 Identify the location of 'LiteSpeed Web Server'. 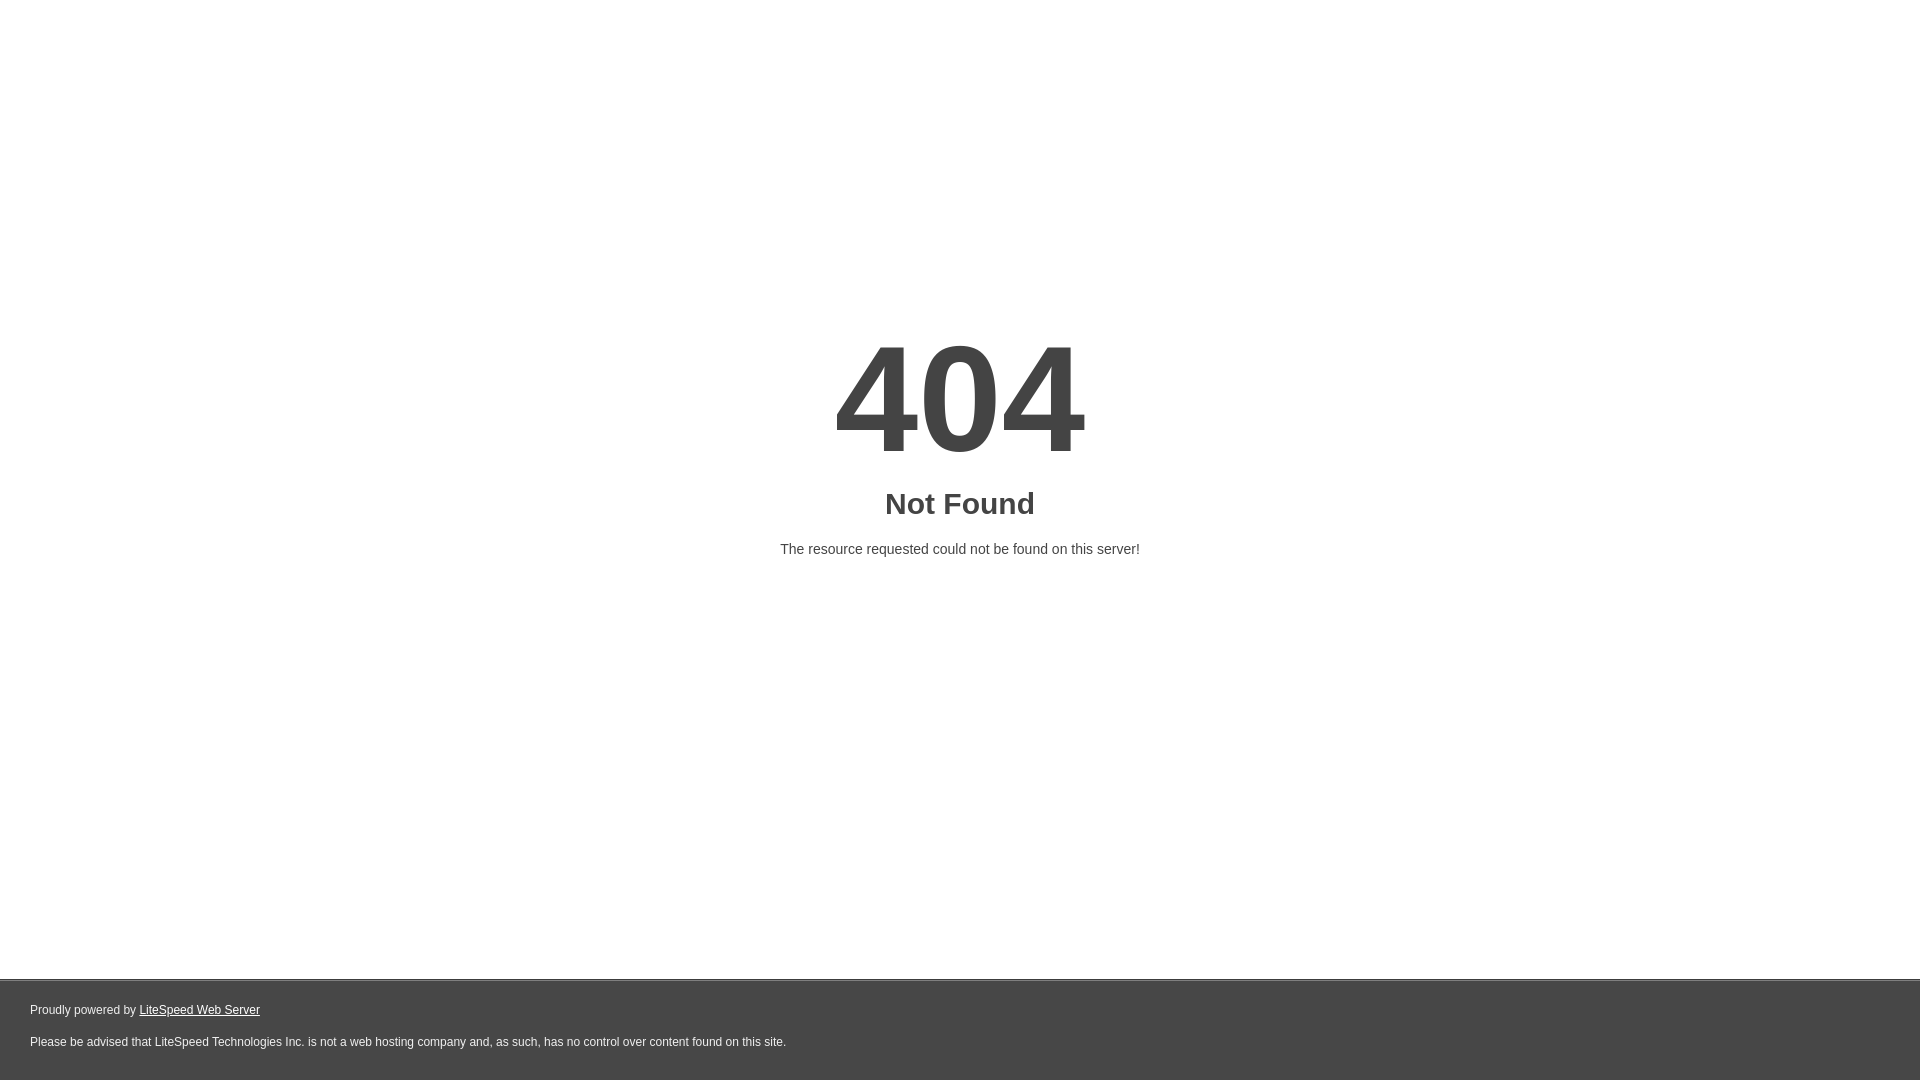
(199, 1010).